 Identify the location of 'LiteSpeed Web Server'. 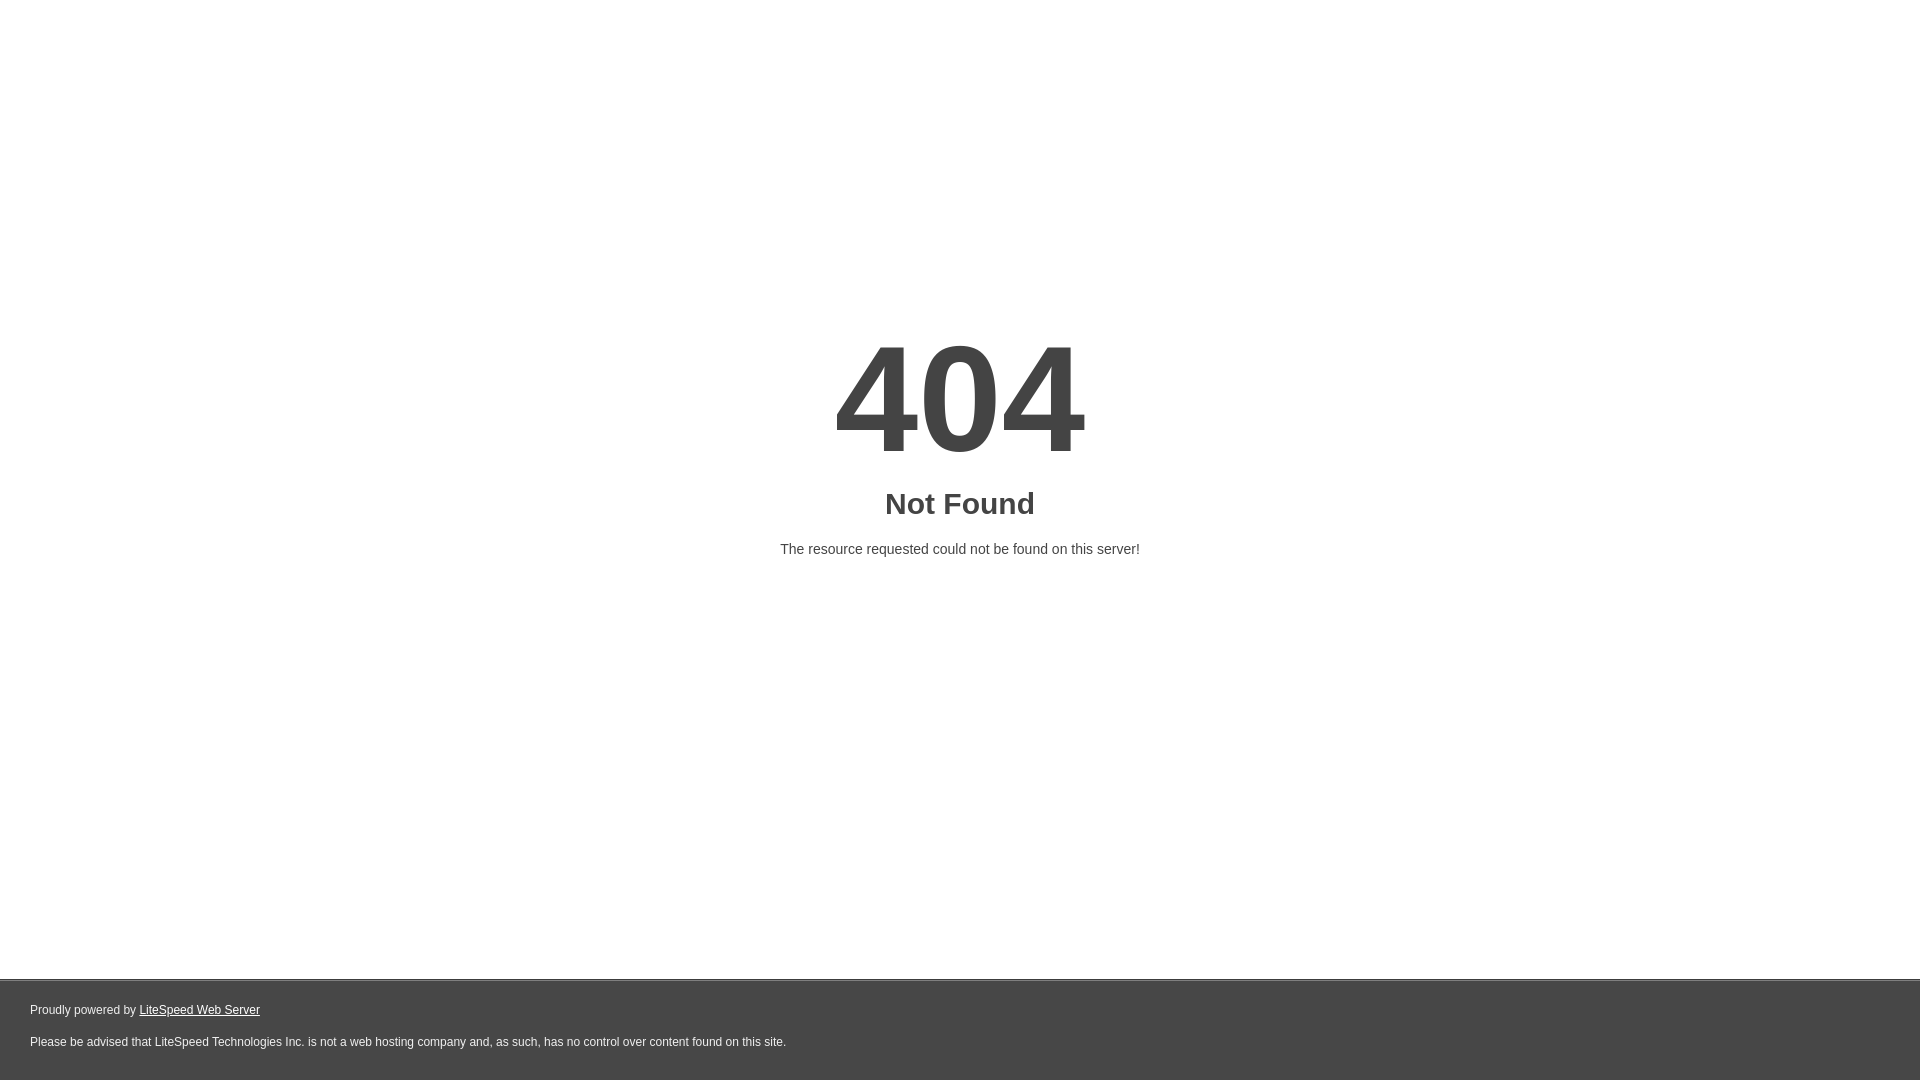
(199, 1010).